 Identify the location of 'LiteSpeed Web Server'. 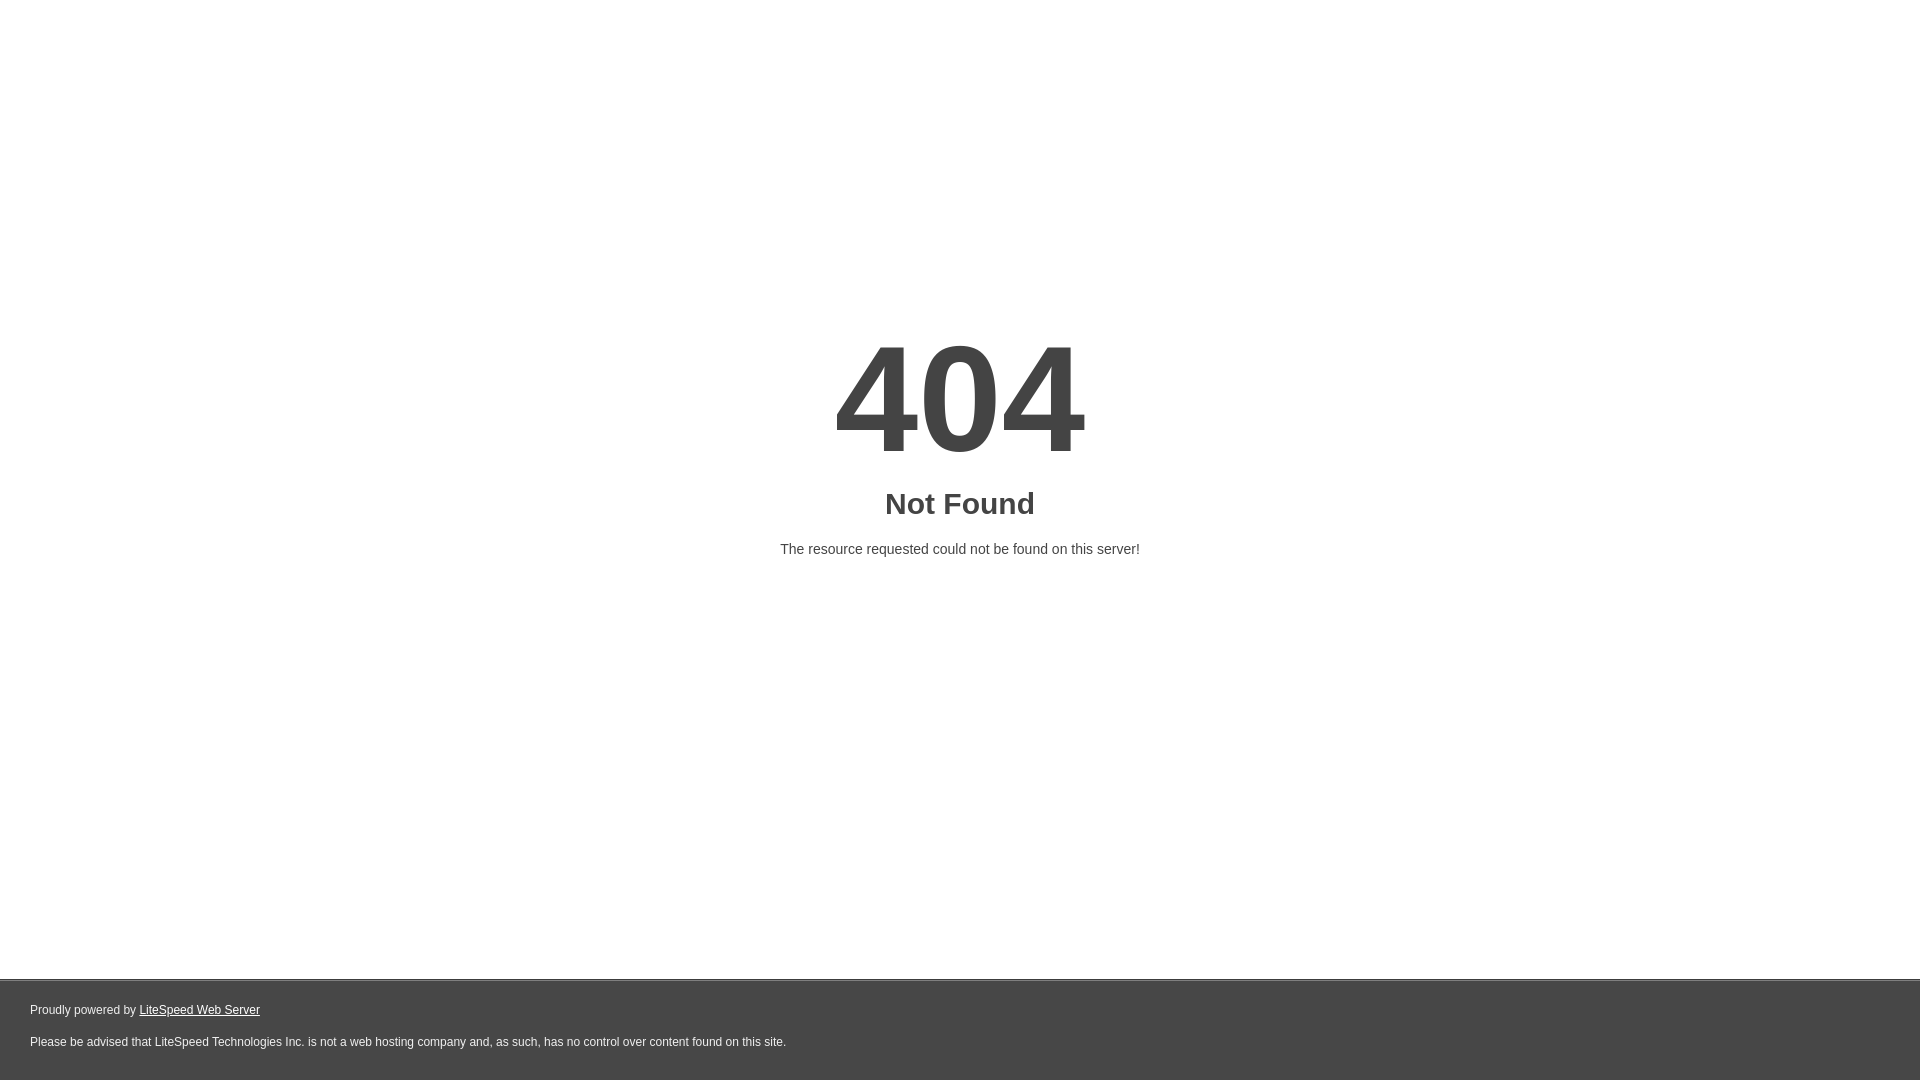
(199, 1010).